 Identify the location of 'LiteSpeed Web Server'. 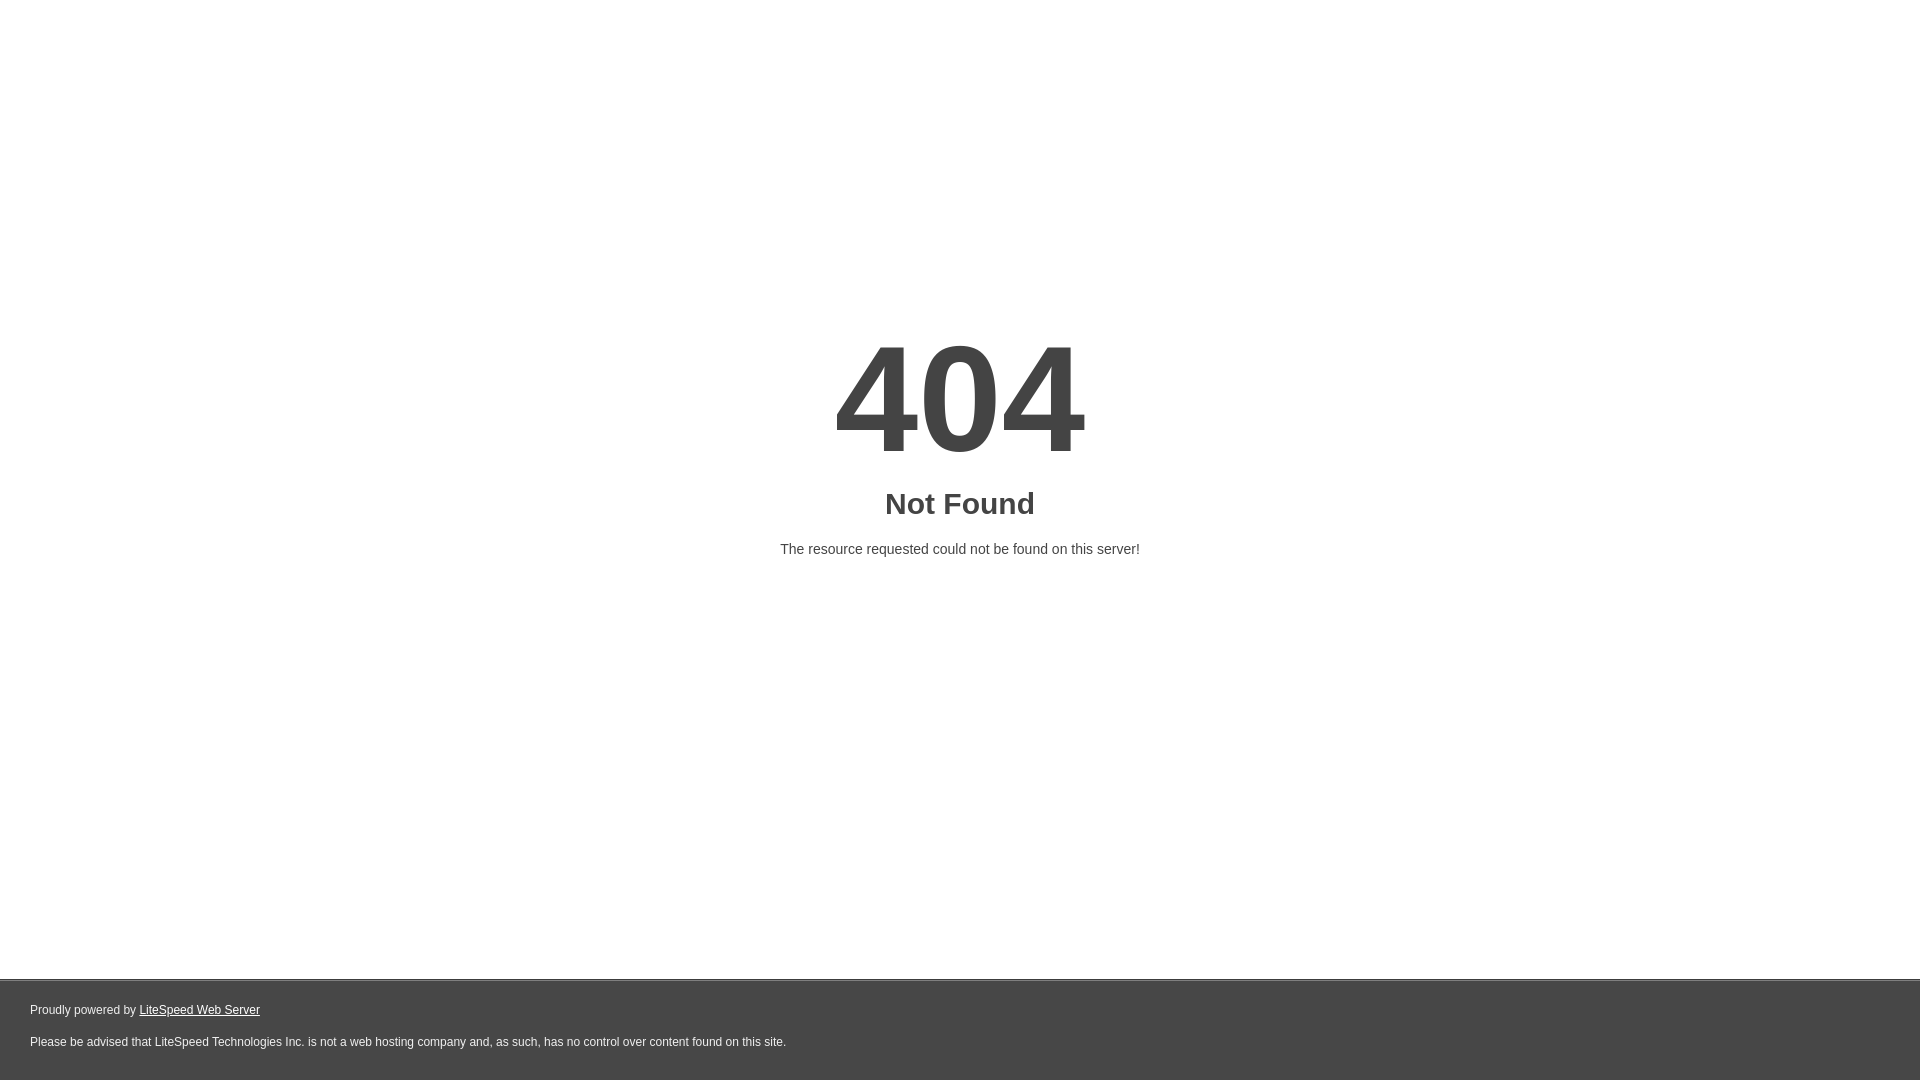
(199, 1010).